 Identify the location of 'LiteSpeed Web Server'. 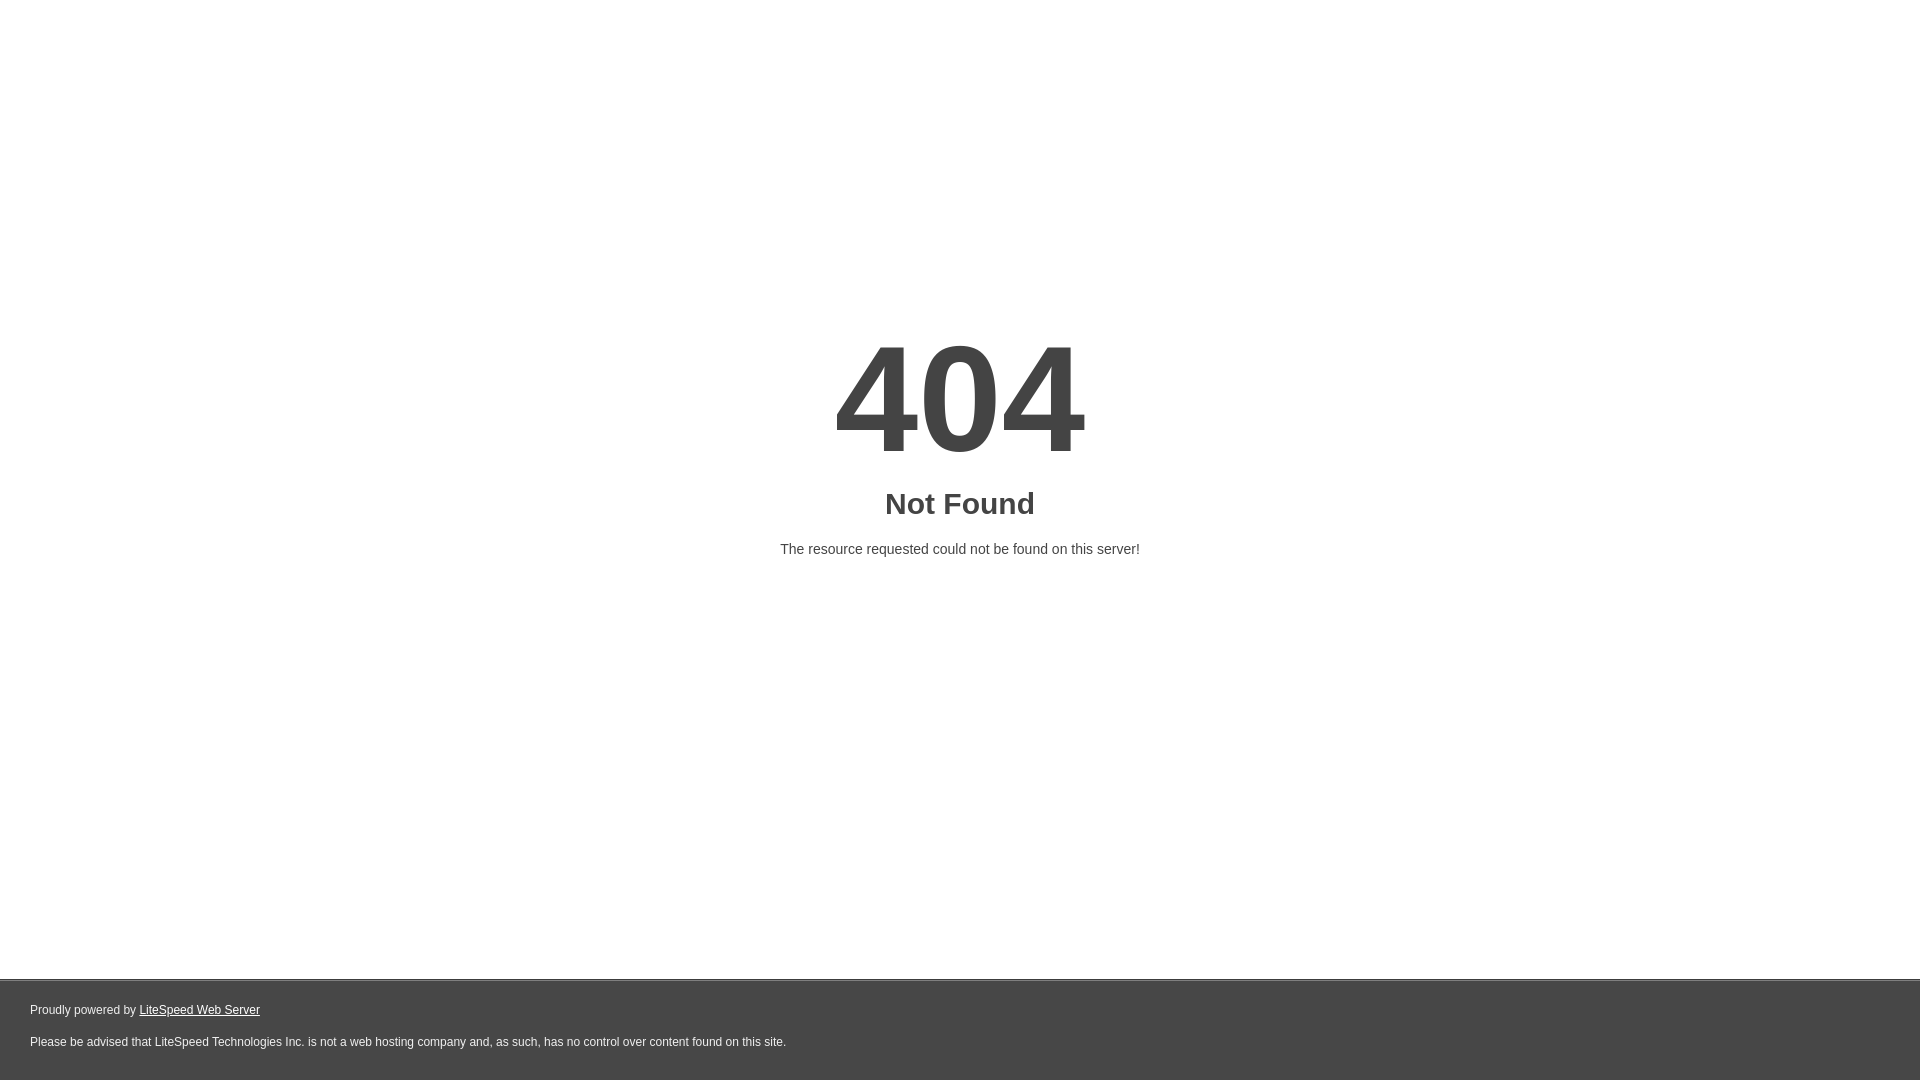
(199, 1010).